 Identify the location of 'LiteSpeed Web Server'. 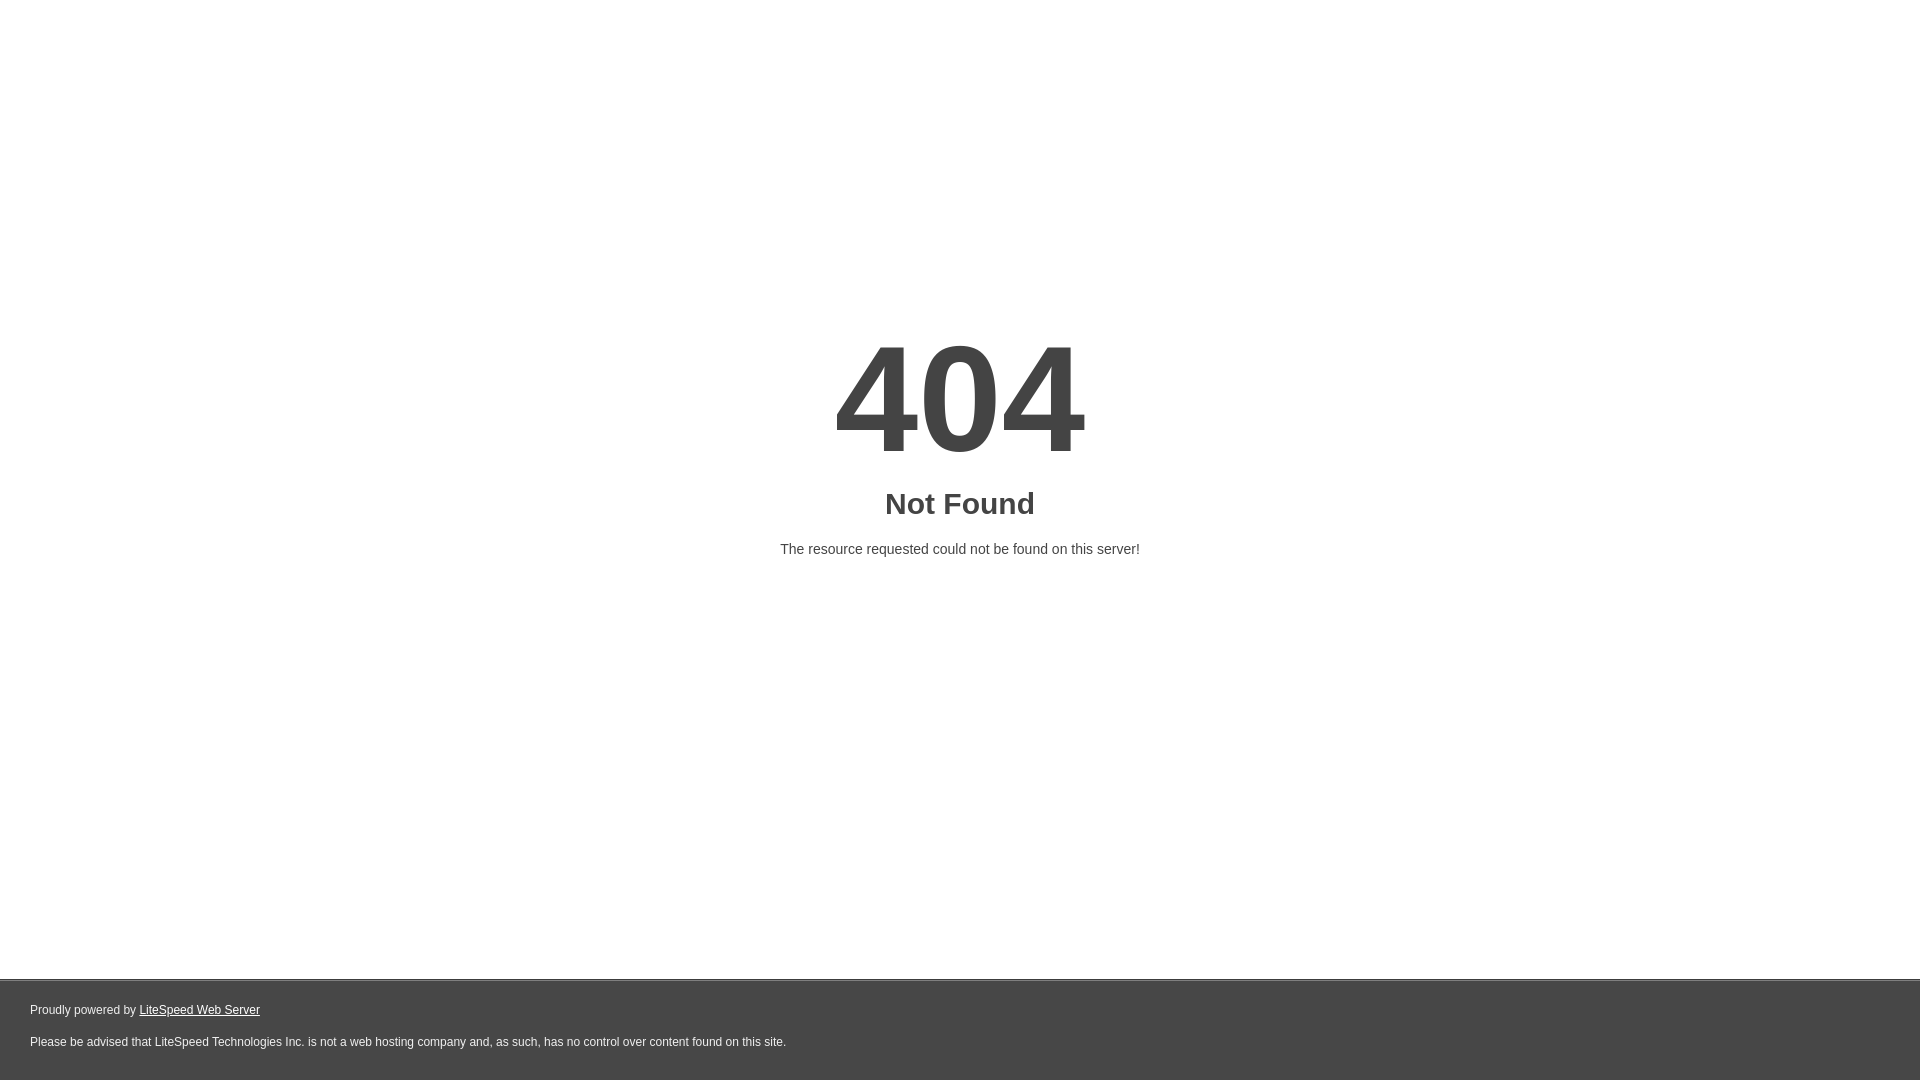
(199, 1010).